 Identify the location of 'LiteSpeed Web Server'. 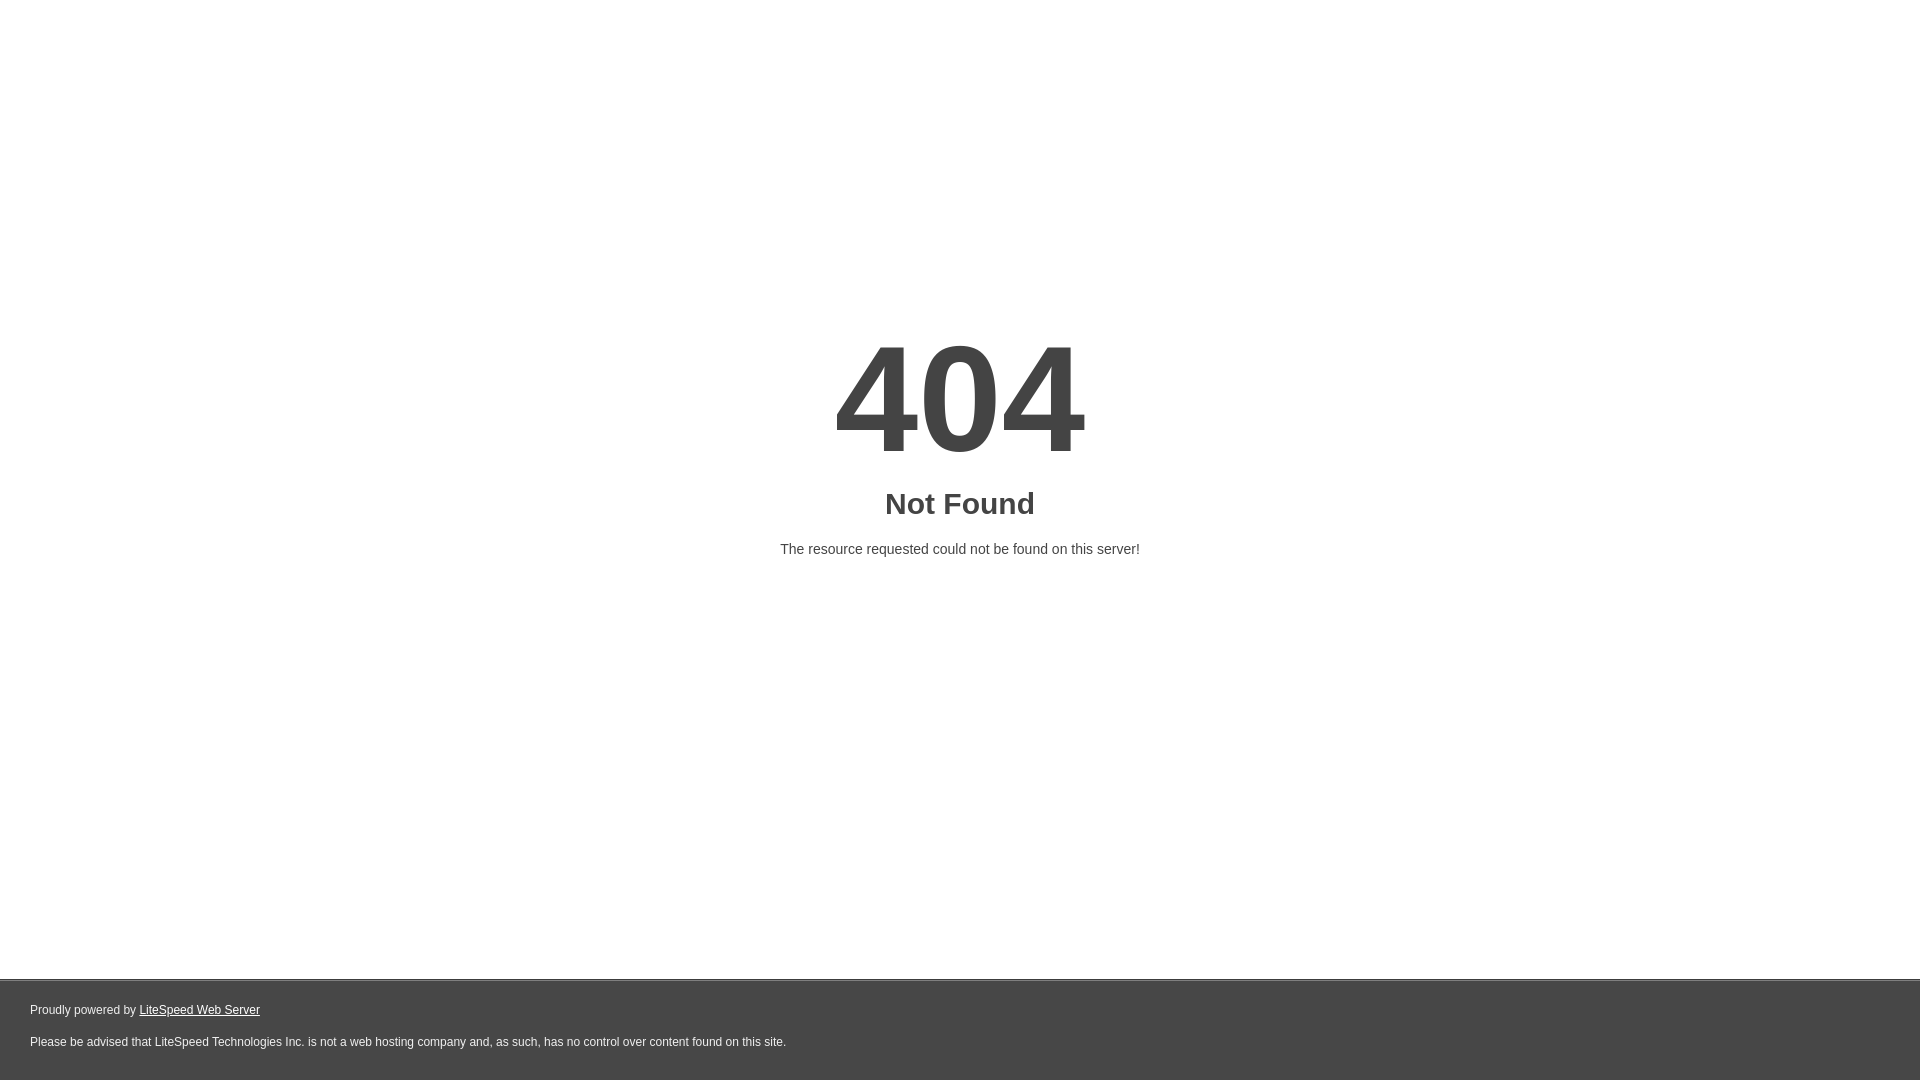
(199, 1010).